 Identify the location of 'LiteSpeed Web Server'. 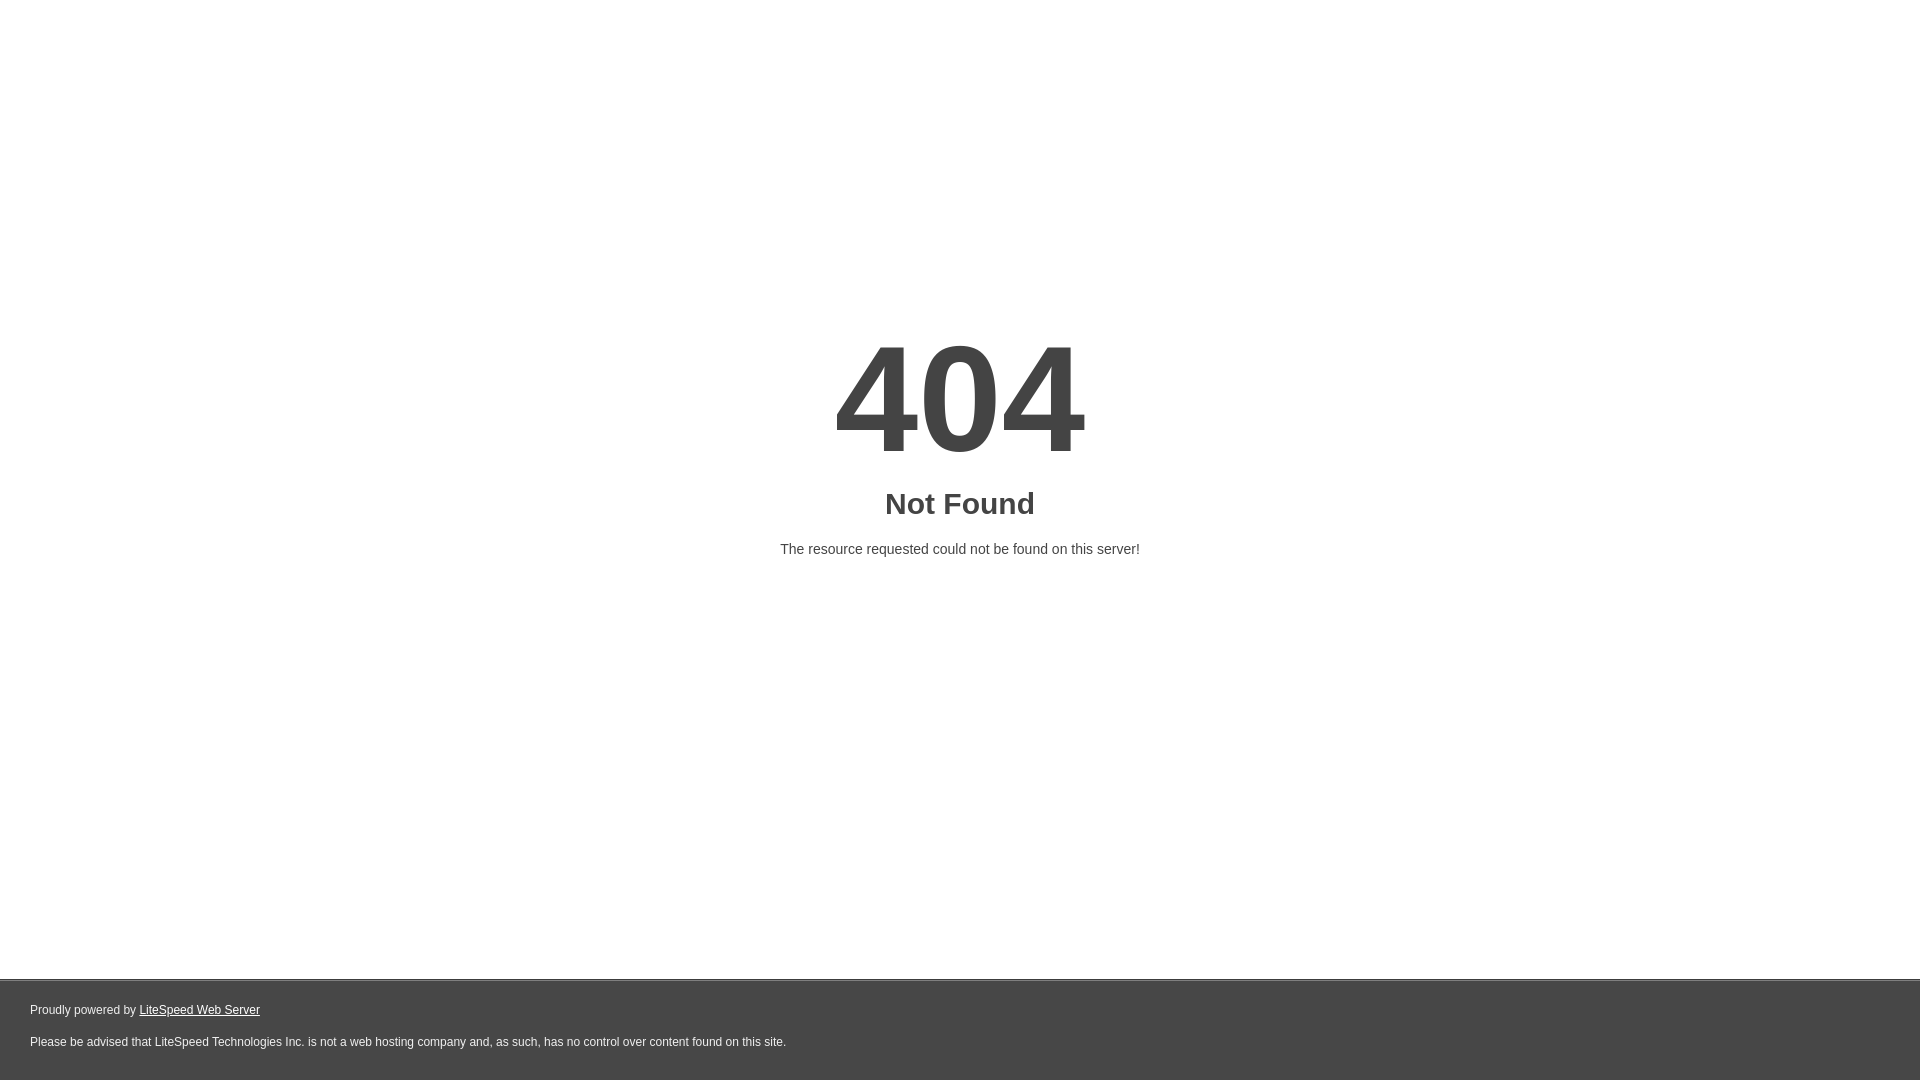
(199, 1010).